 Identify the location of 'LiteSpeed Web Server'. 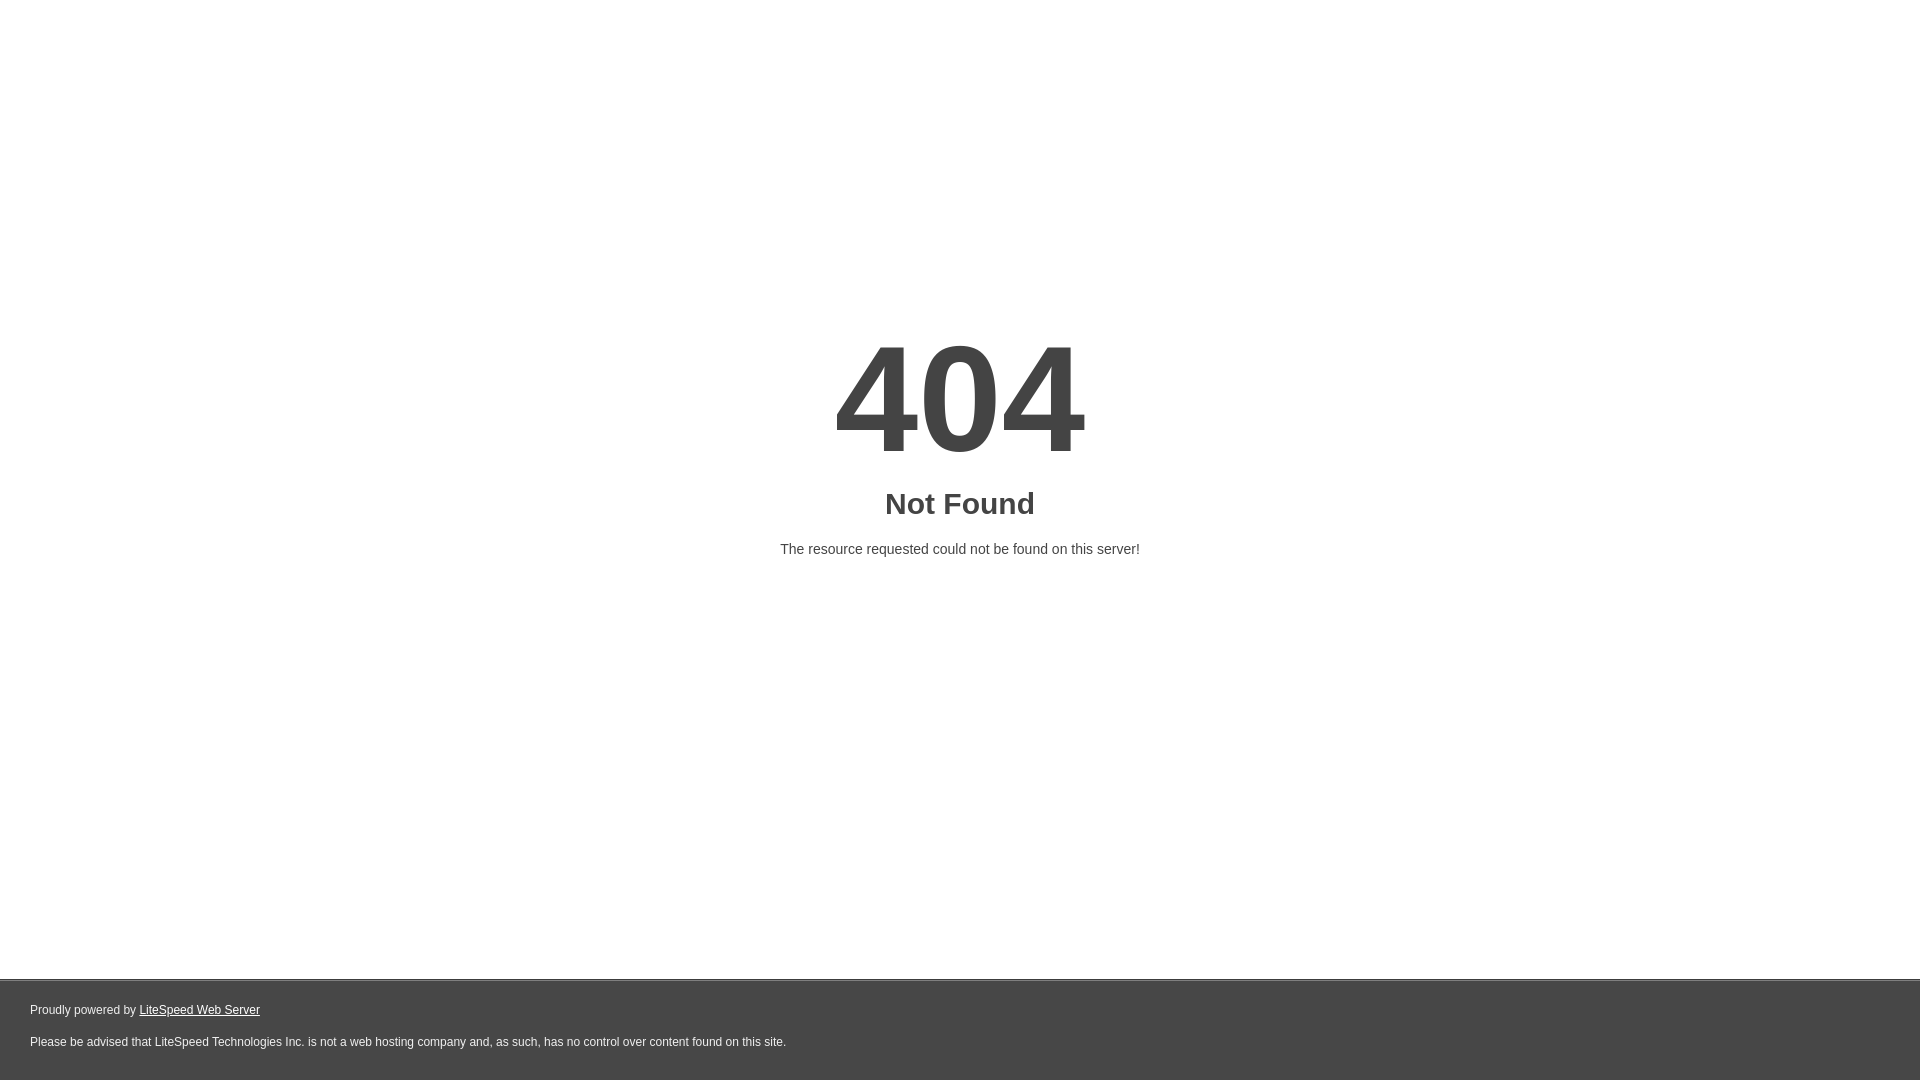
(199, 1010).